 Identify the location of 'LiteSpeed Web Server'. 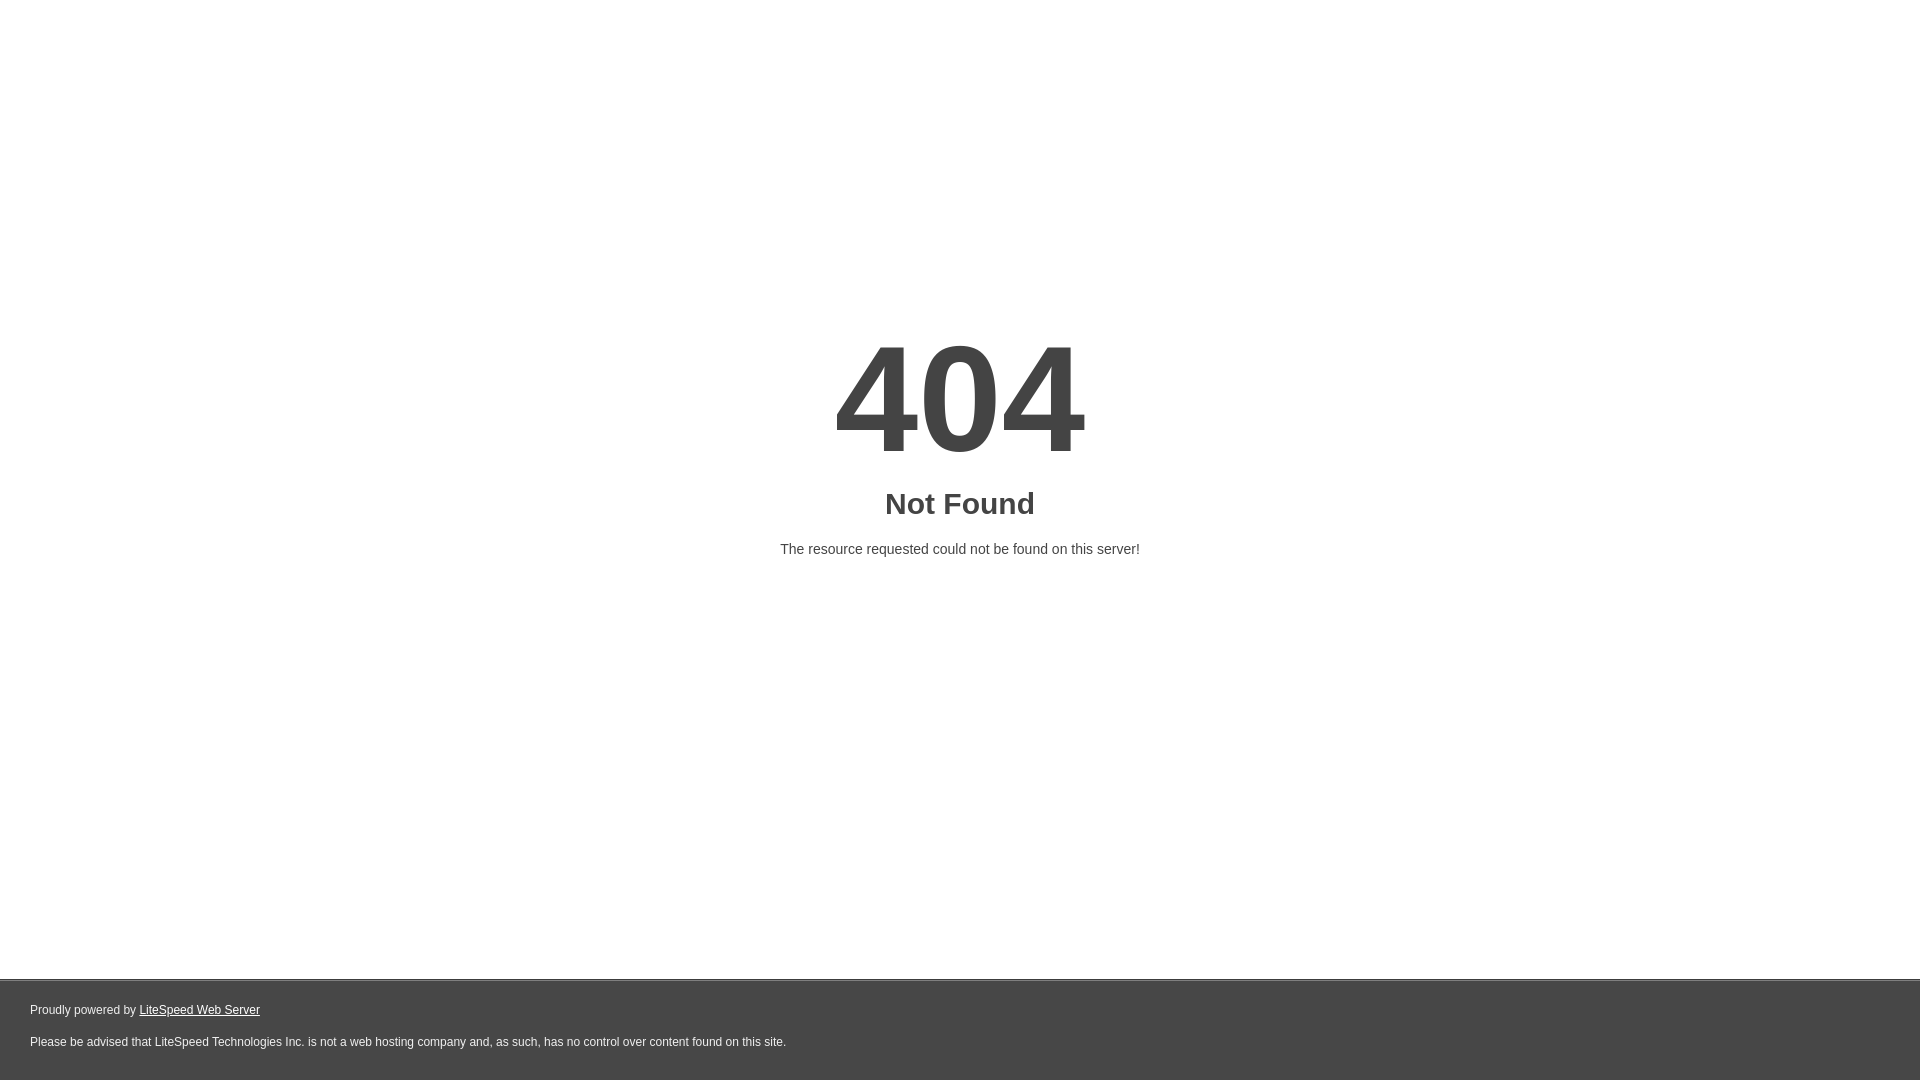
(199, 1010).